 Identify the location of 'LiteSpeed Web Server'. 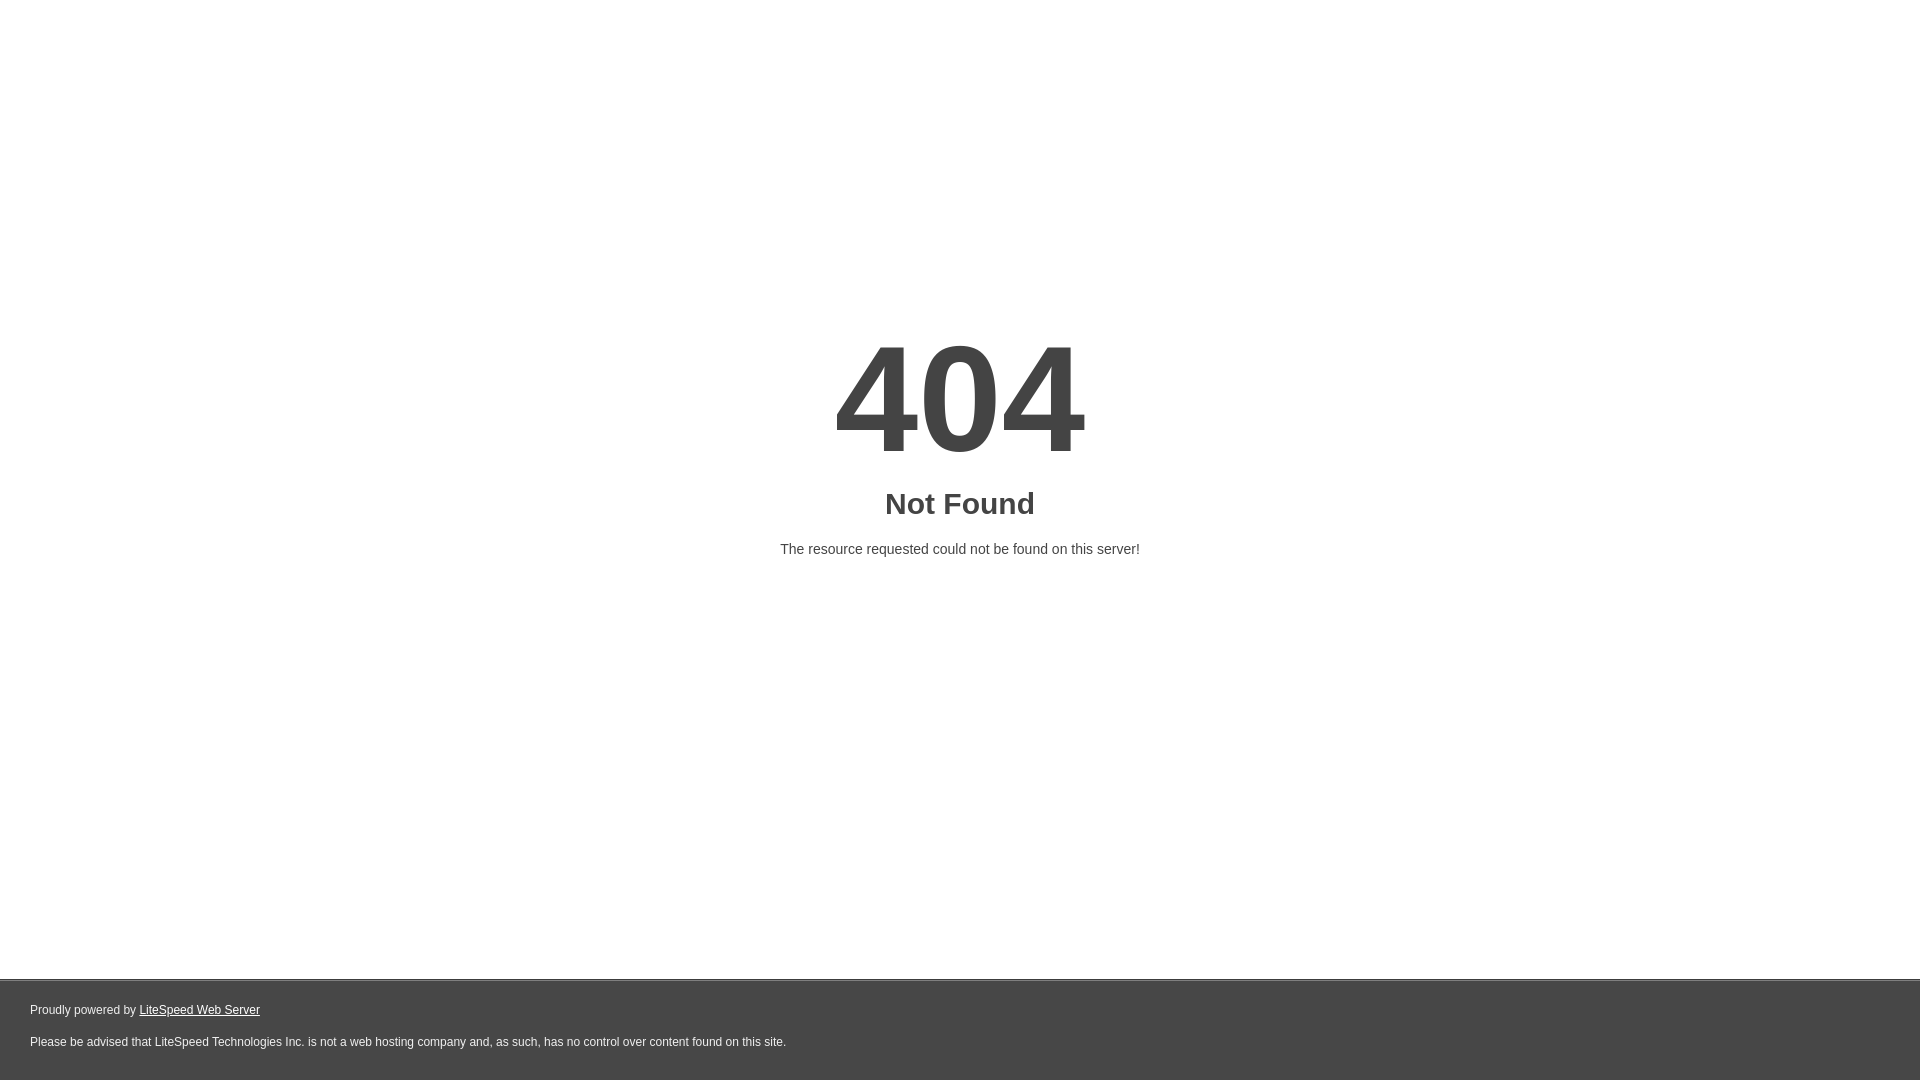
(199, 1010).